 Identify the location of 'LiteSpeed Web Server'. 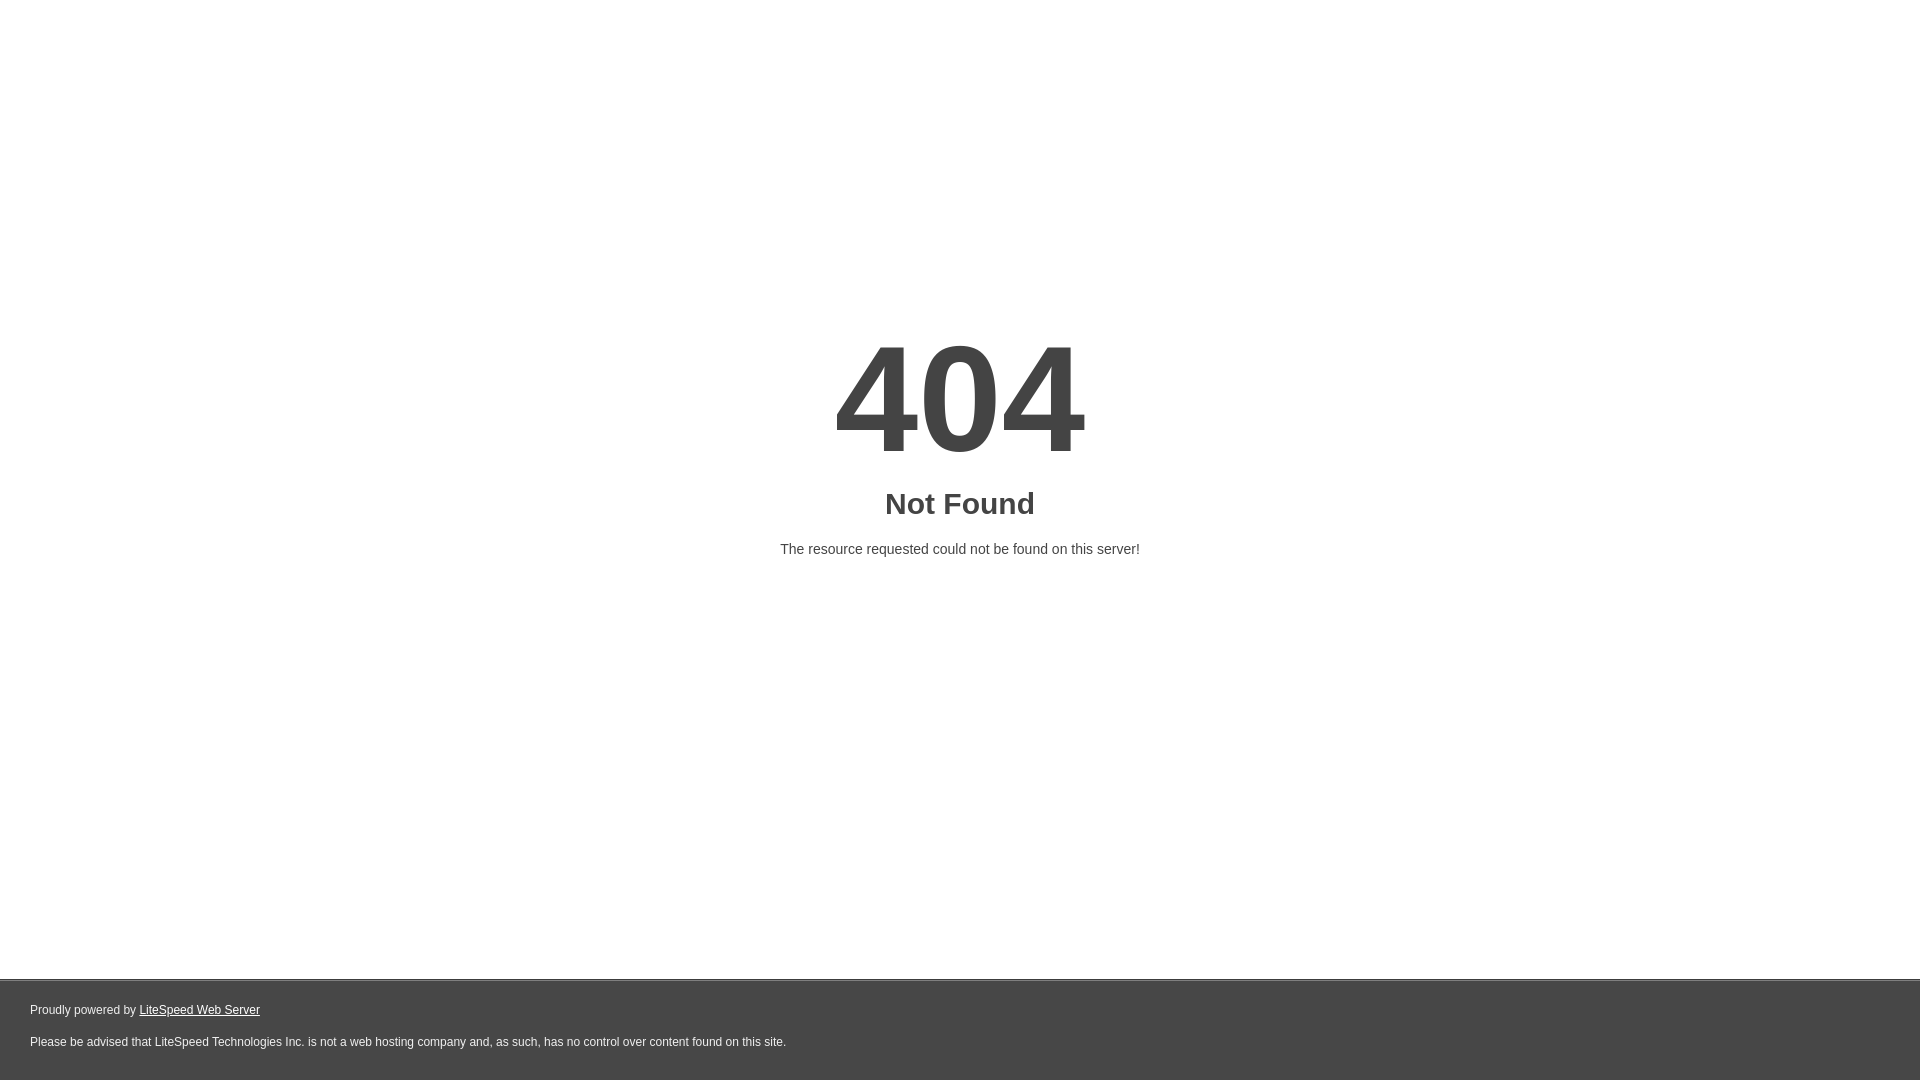
(199, 1010).